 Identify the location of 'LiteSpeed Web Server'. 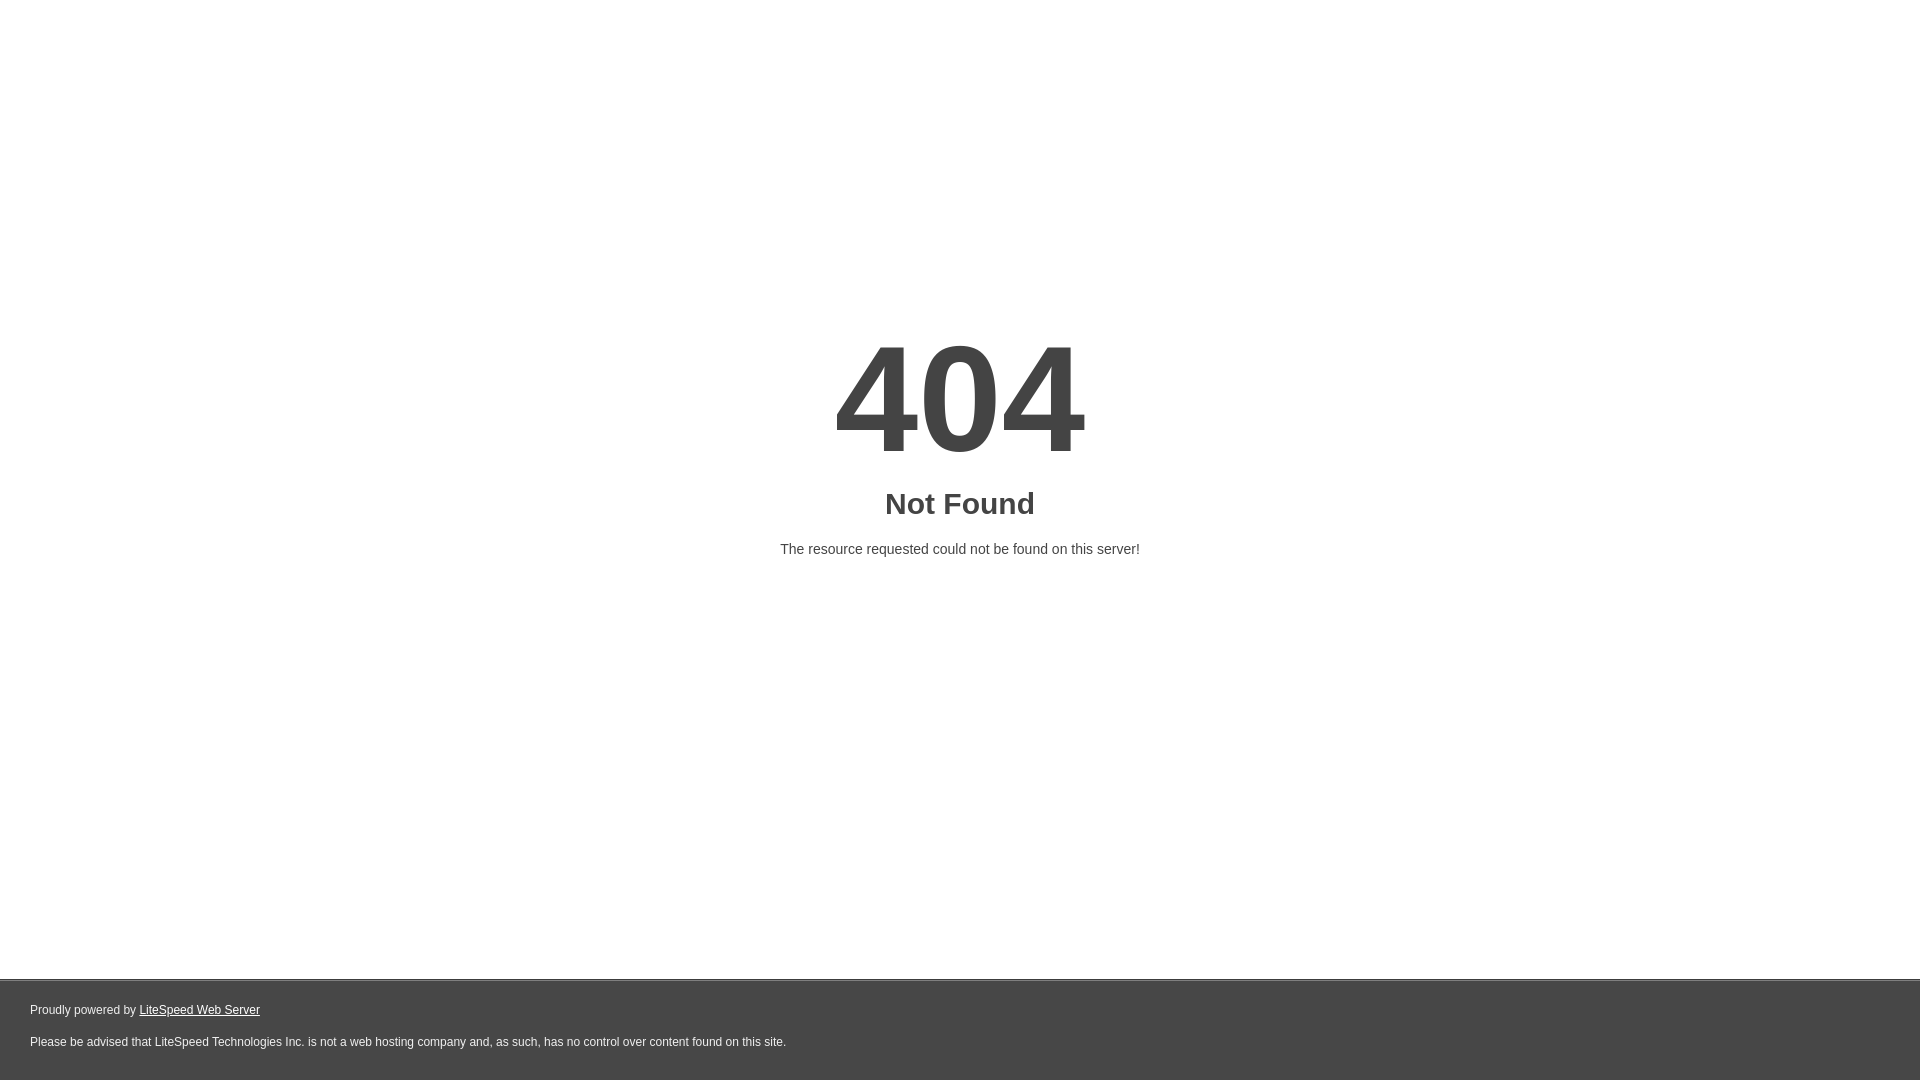
(199, 1010).